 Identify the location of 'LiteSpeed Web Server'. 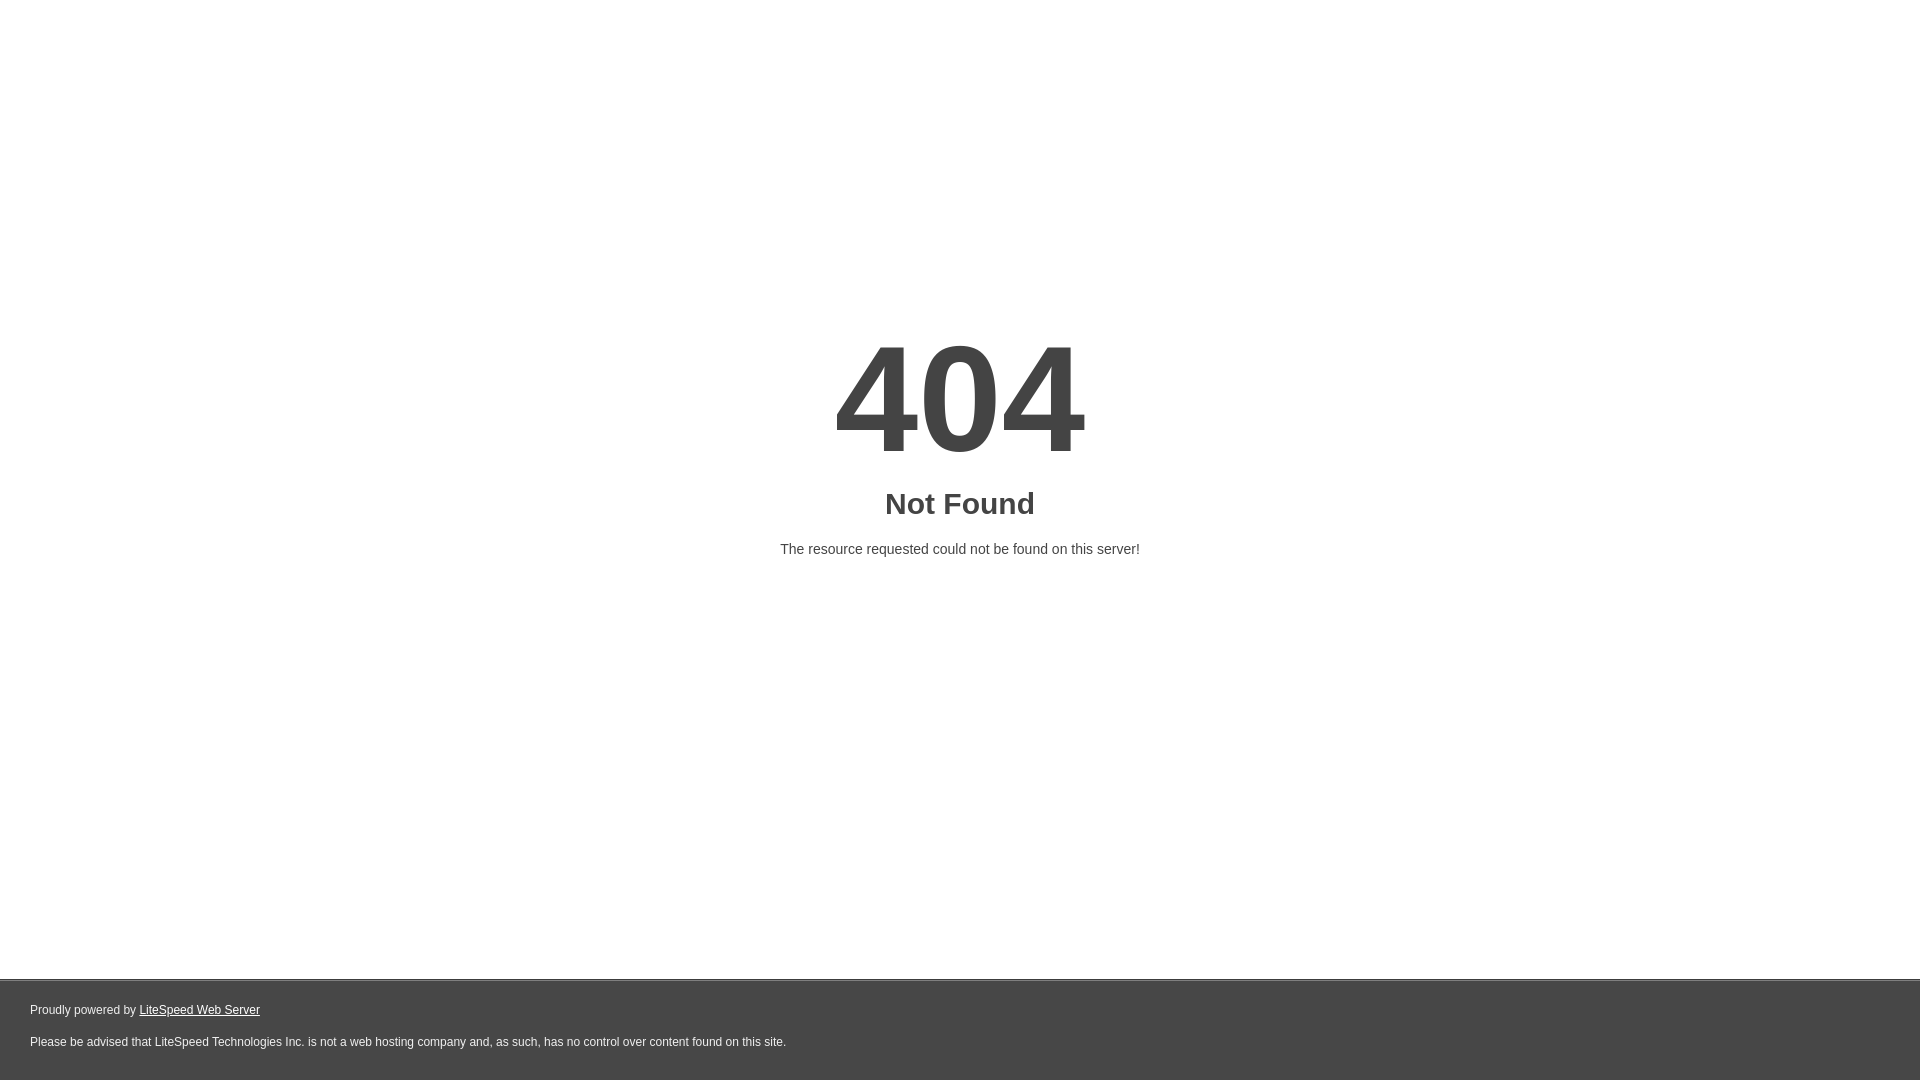
(199, 1010).